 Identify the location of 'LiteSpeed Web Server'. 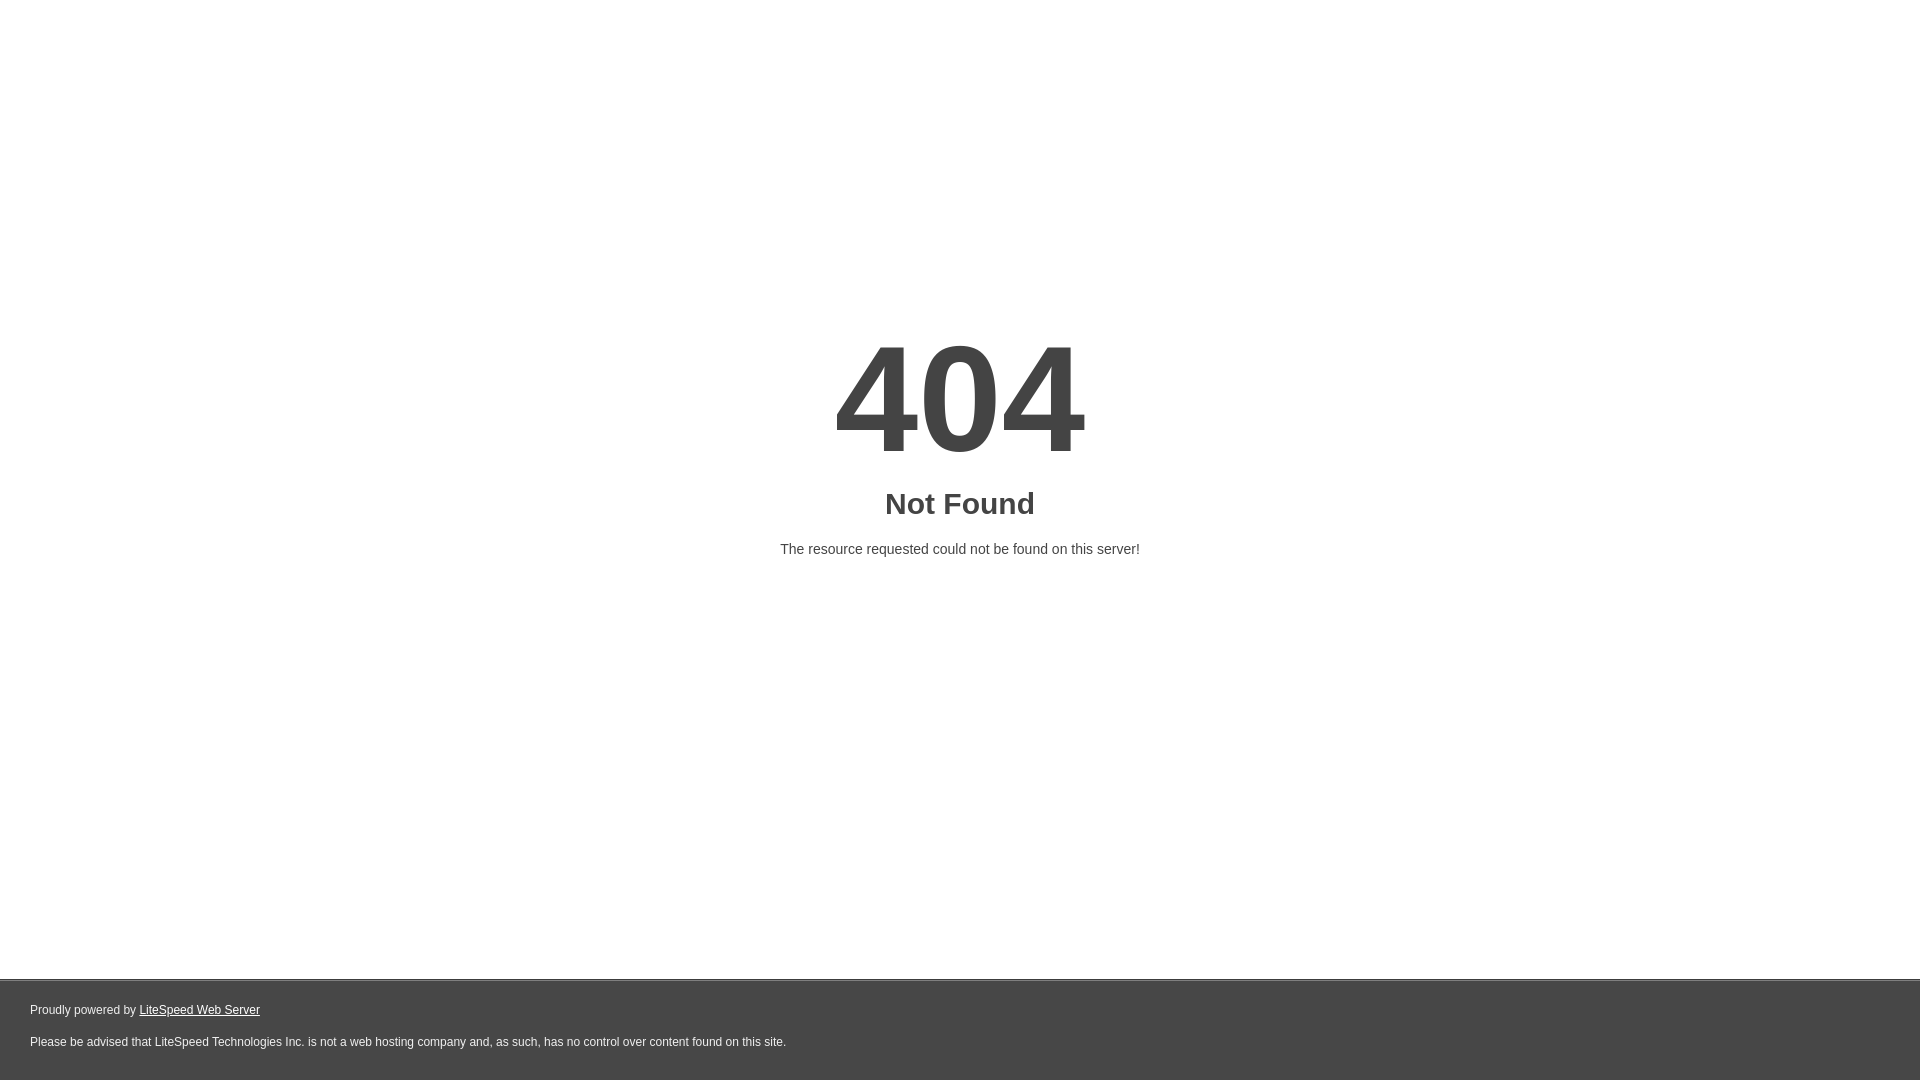
(199, 1010).